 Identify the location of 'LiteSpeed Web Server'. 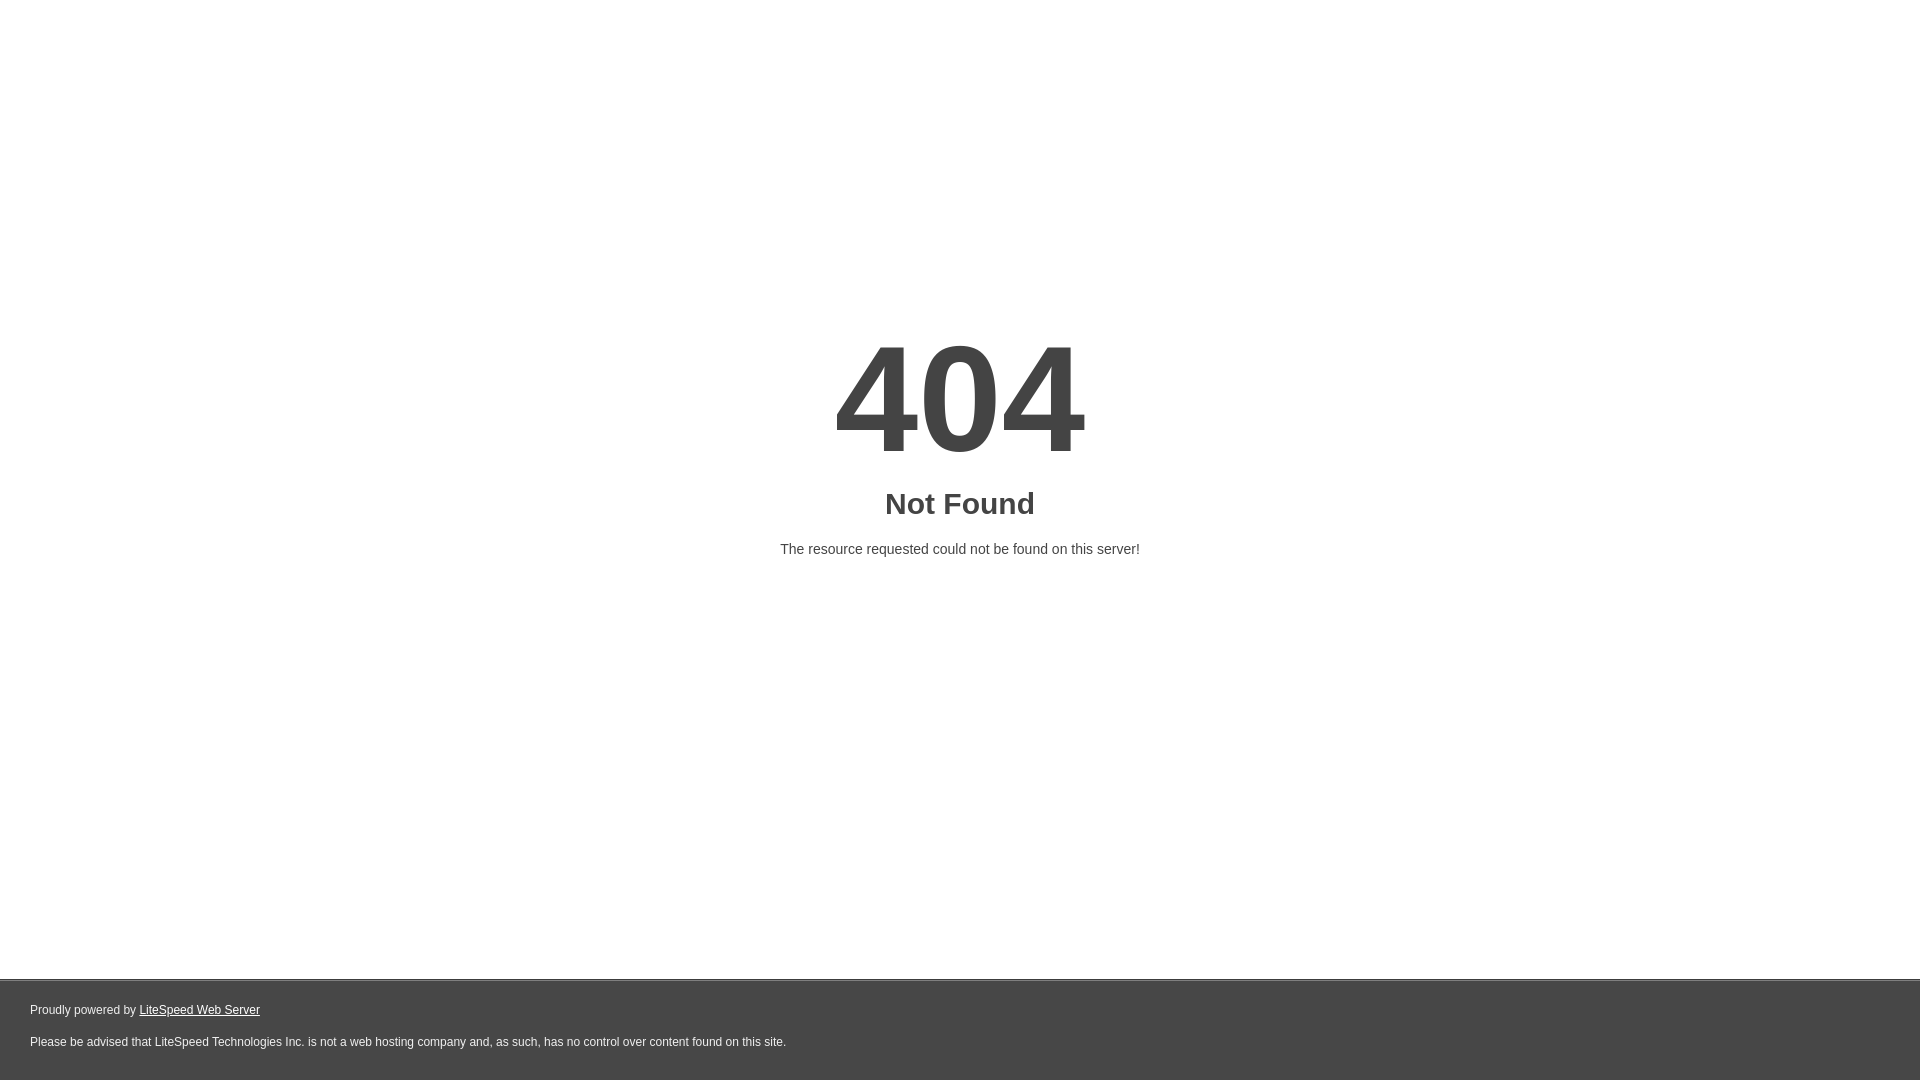
(199, 1010).